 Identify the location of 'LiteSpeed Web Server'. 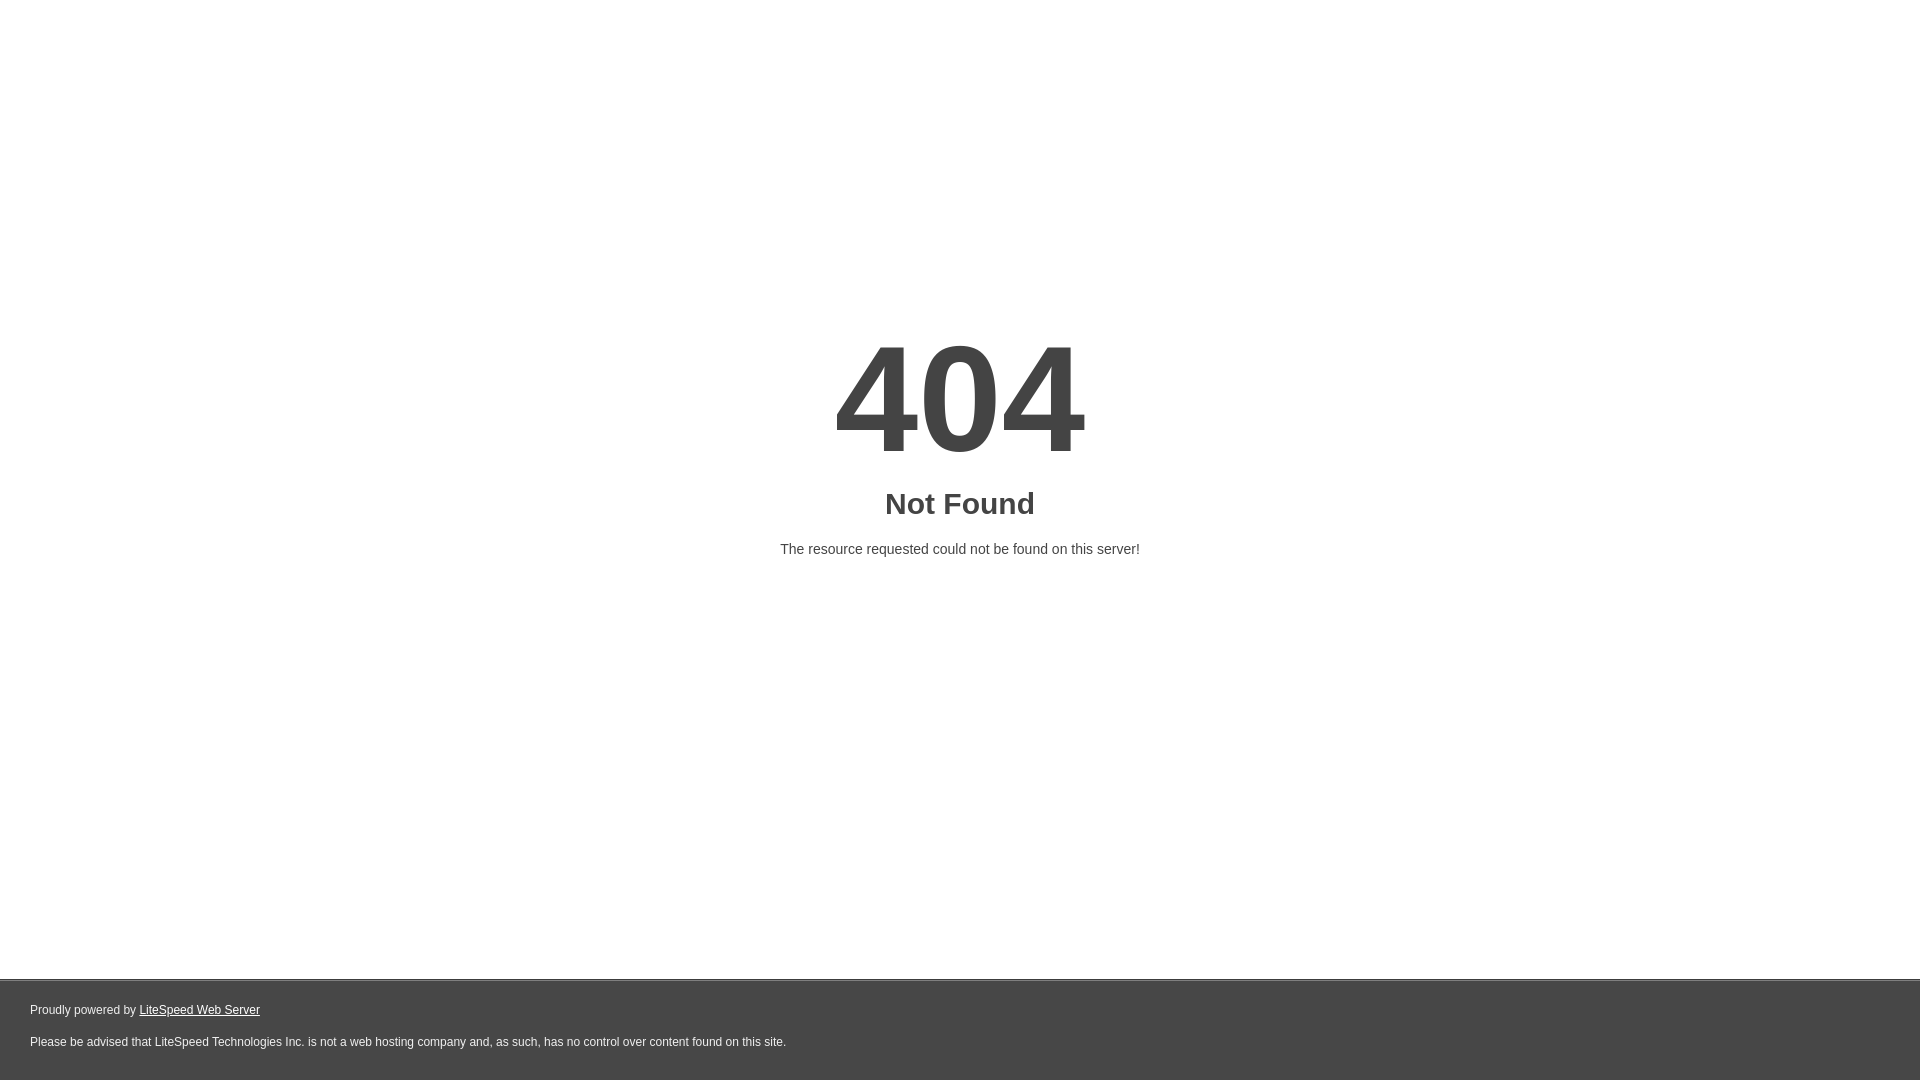
(199, 1010).